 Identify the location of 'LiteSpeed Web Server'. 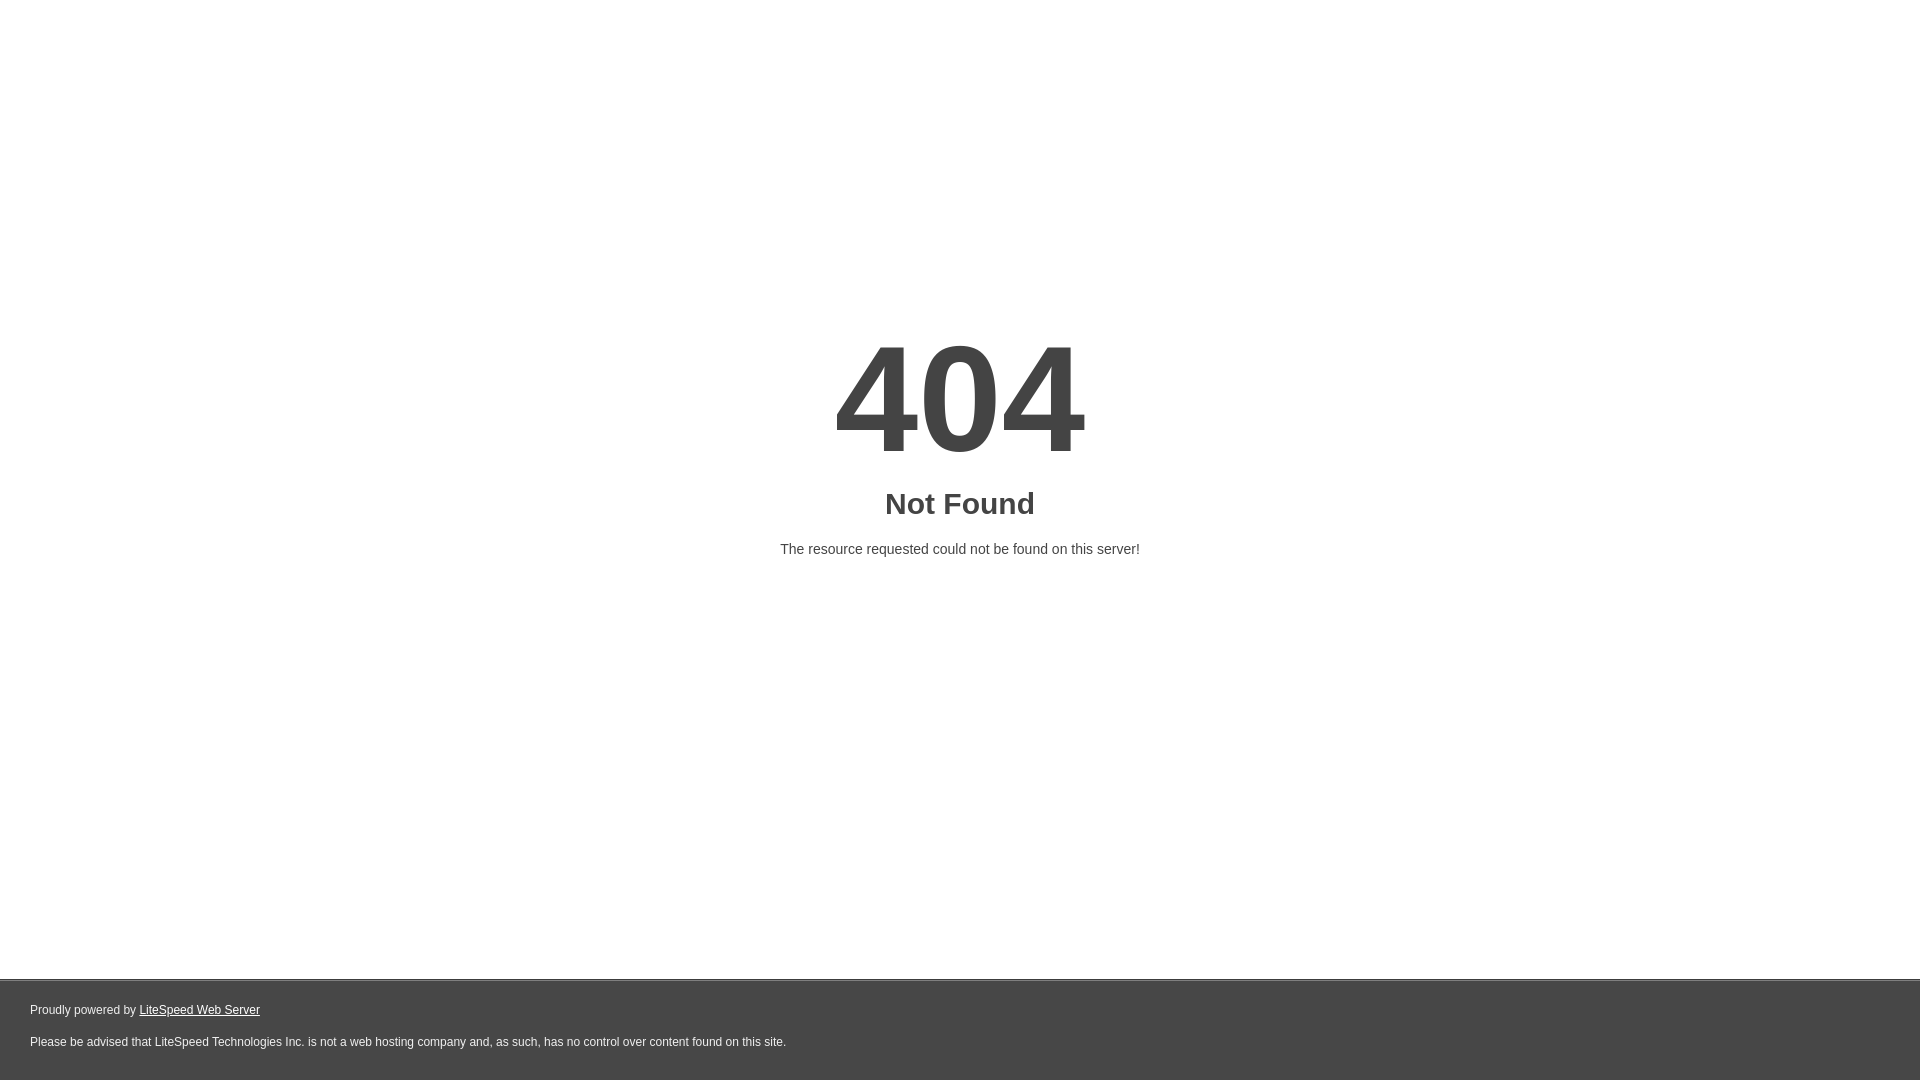
(199, 1010).